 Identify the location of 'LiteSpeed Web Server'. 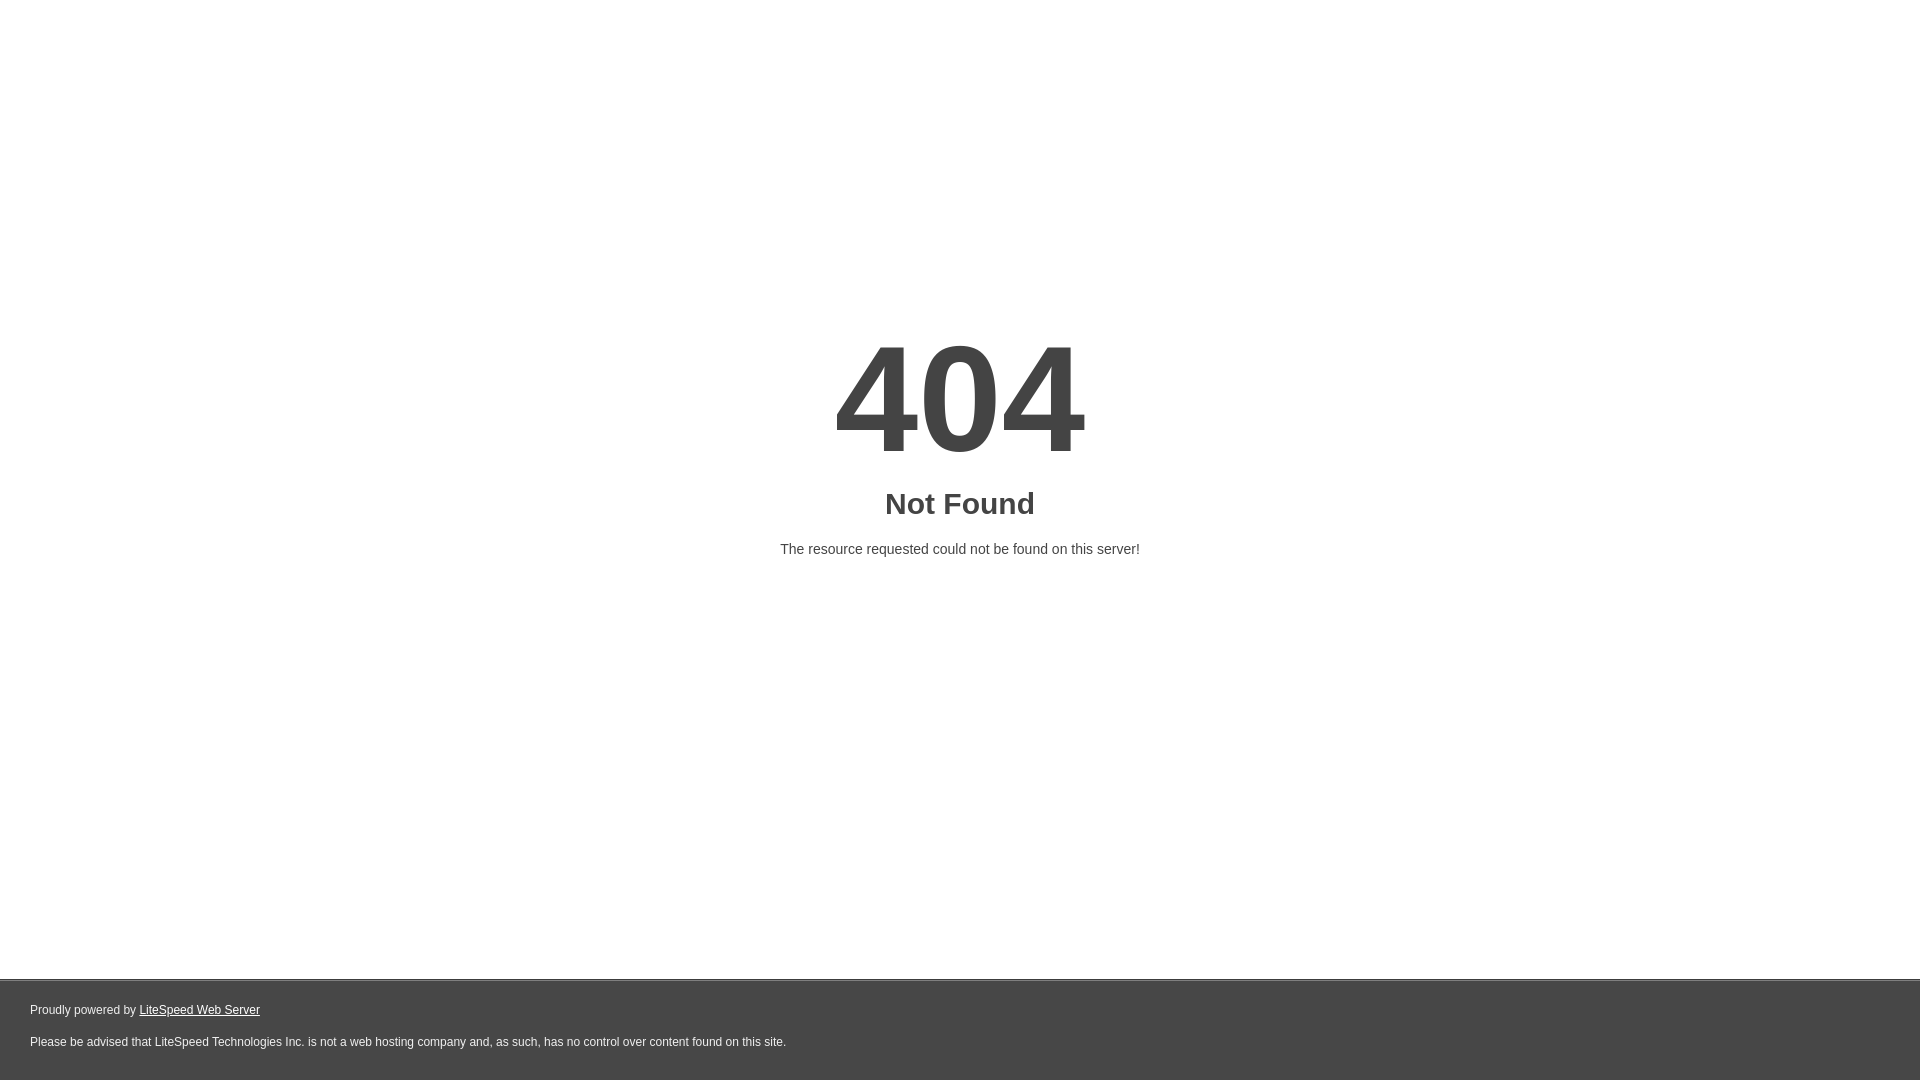
(199, 1010).